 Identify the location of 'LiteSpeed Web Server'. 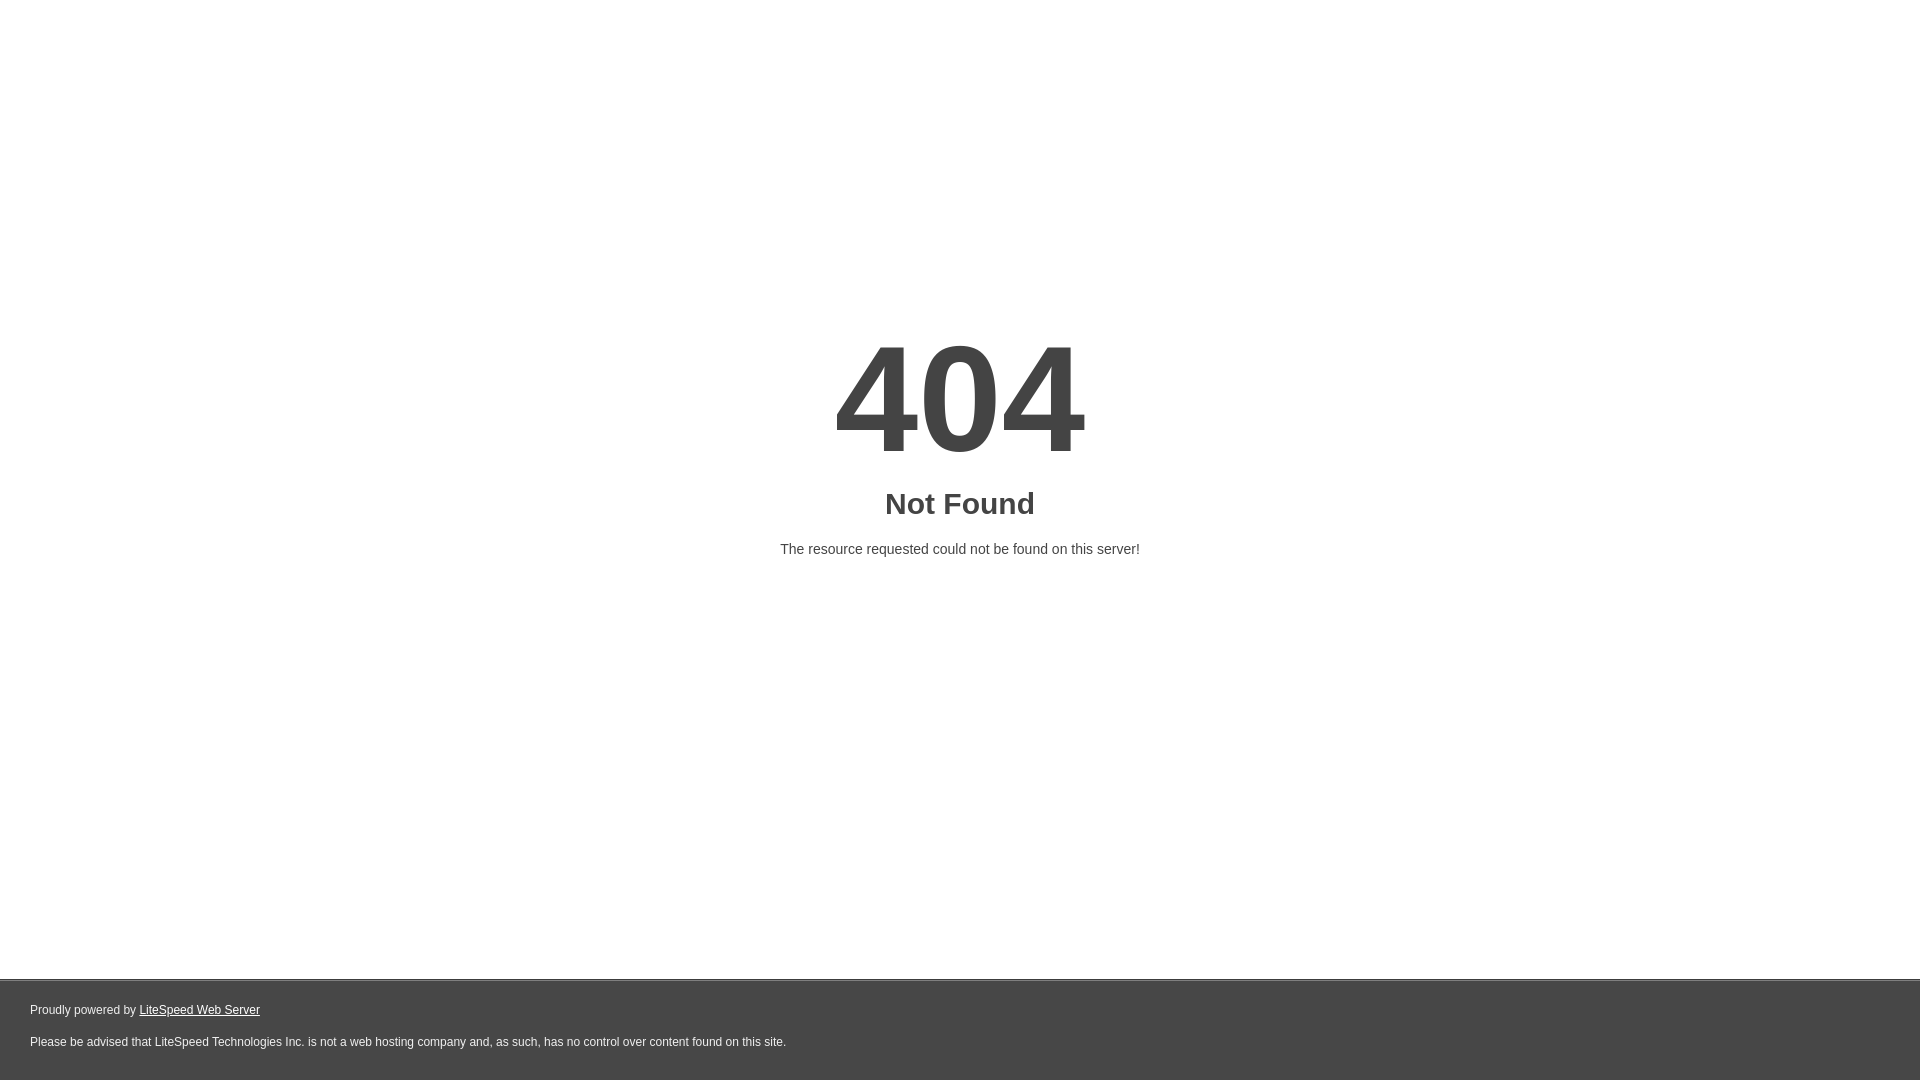
(199, 1010).